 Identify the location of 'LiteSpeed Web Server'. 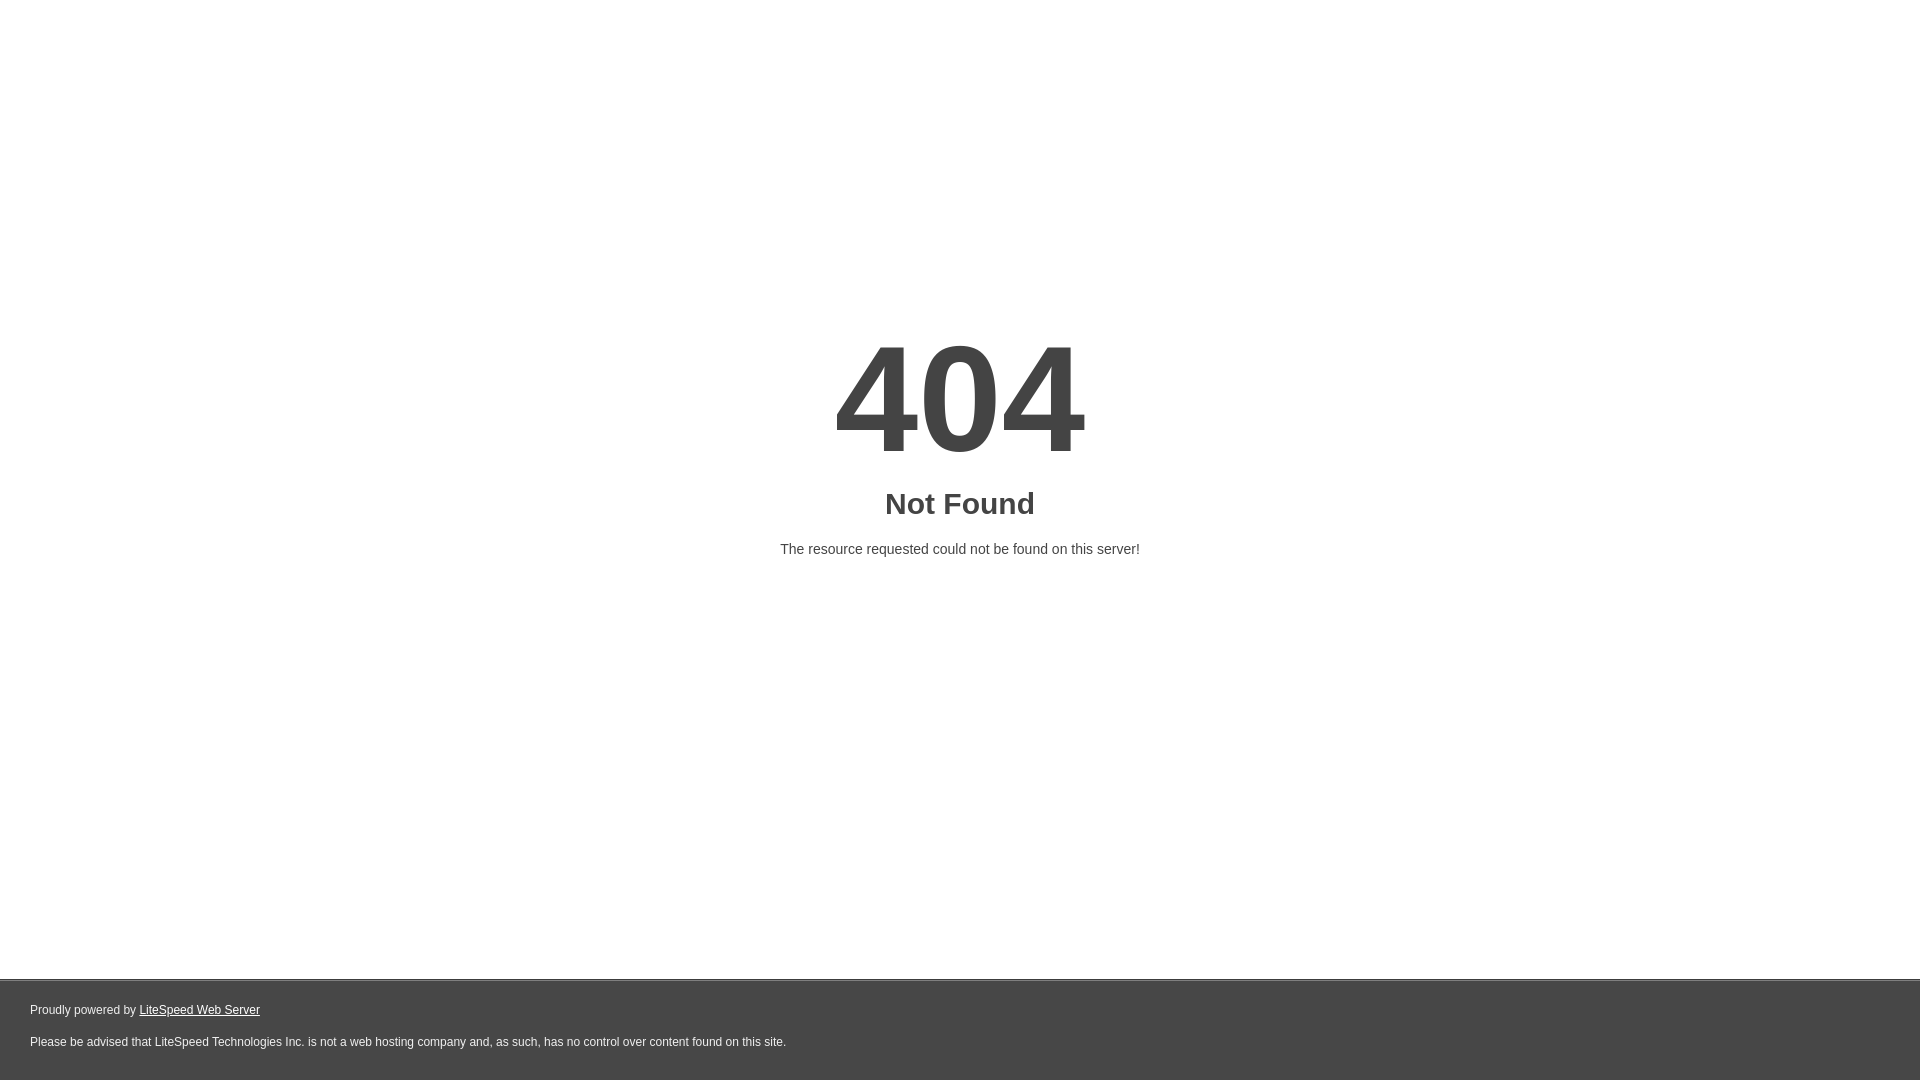
(199, 1010).